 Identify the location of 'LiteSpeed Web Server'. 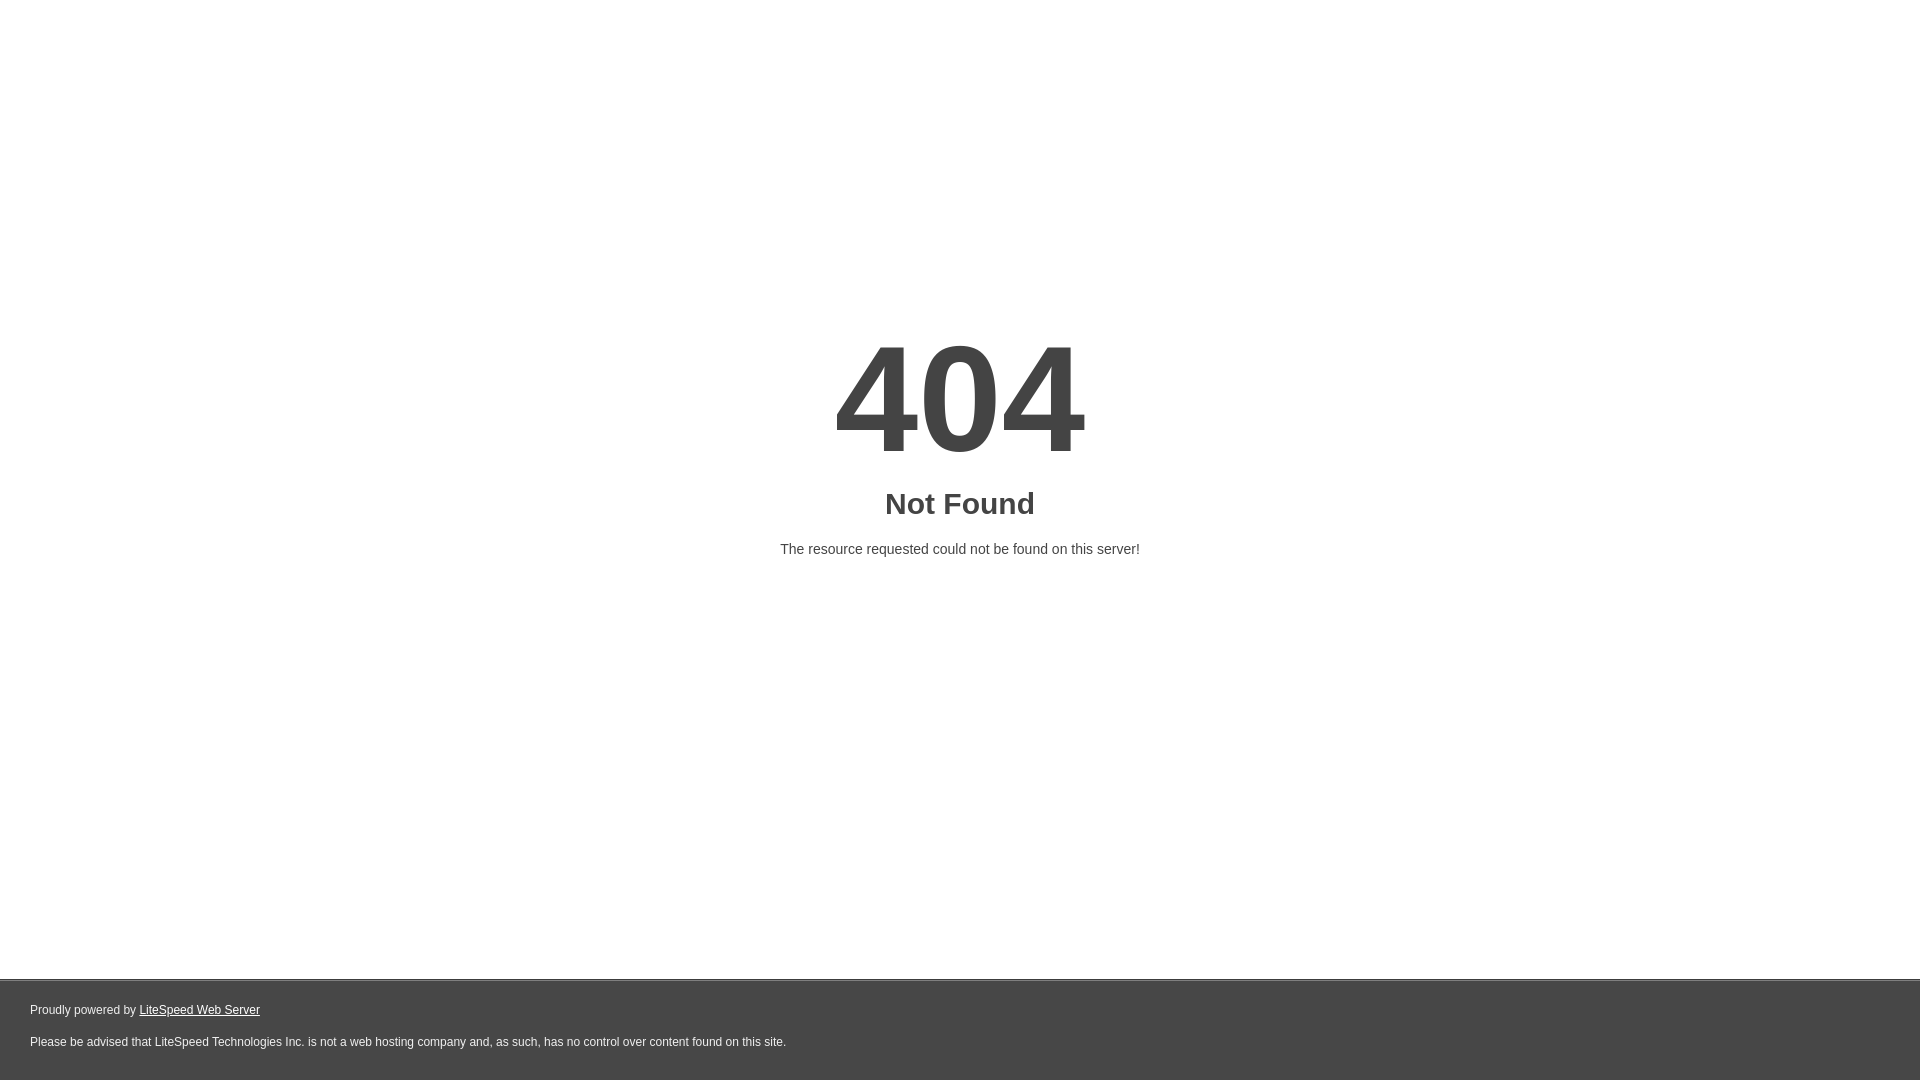
(199, 1010).